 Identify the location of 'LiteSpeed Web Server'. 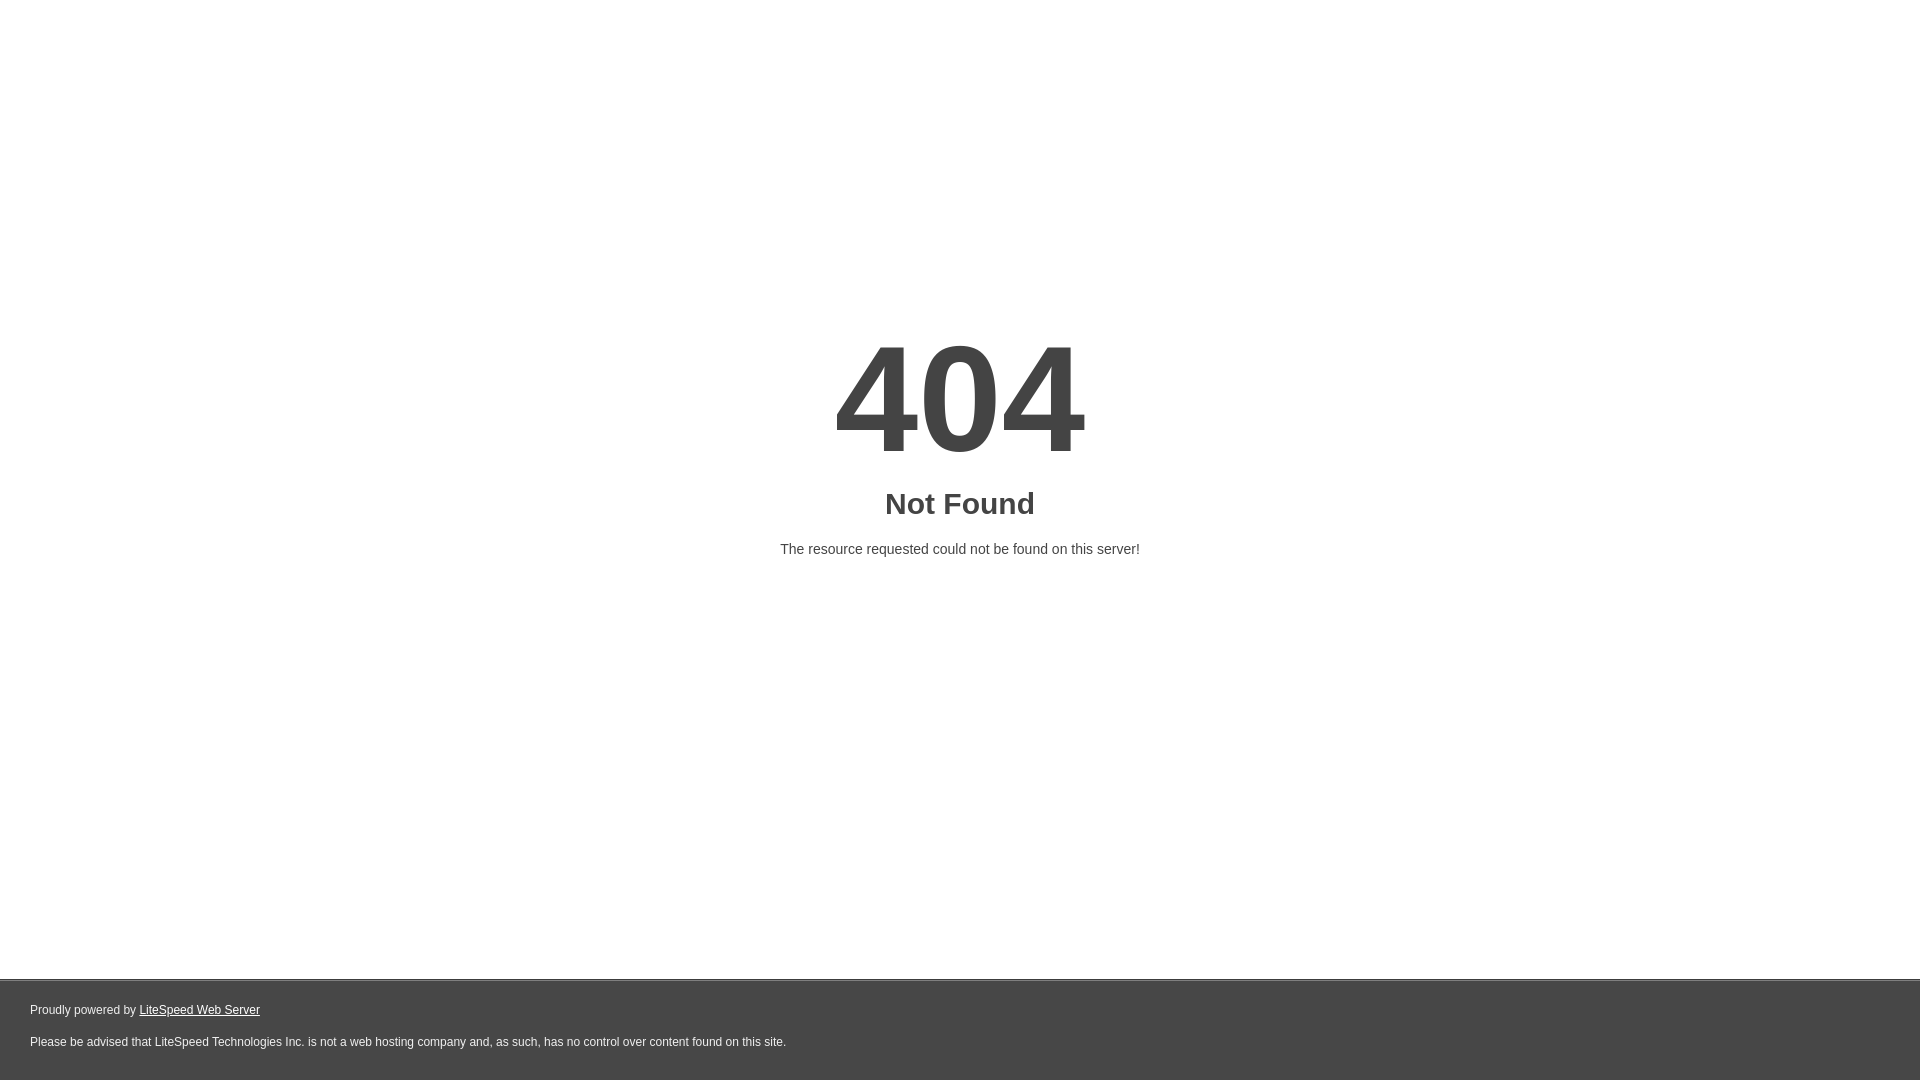
(199, 1010).